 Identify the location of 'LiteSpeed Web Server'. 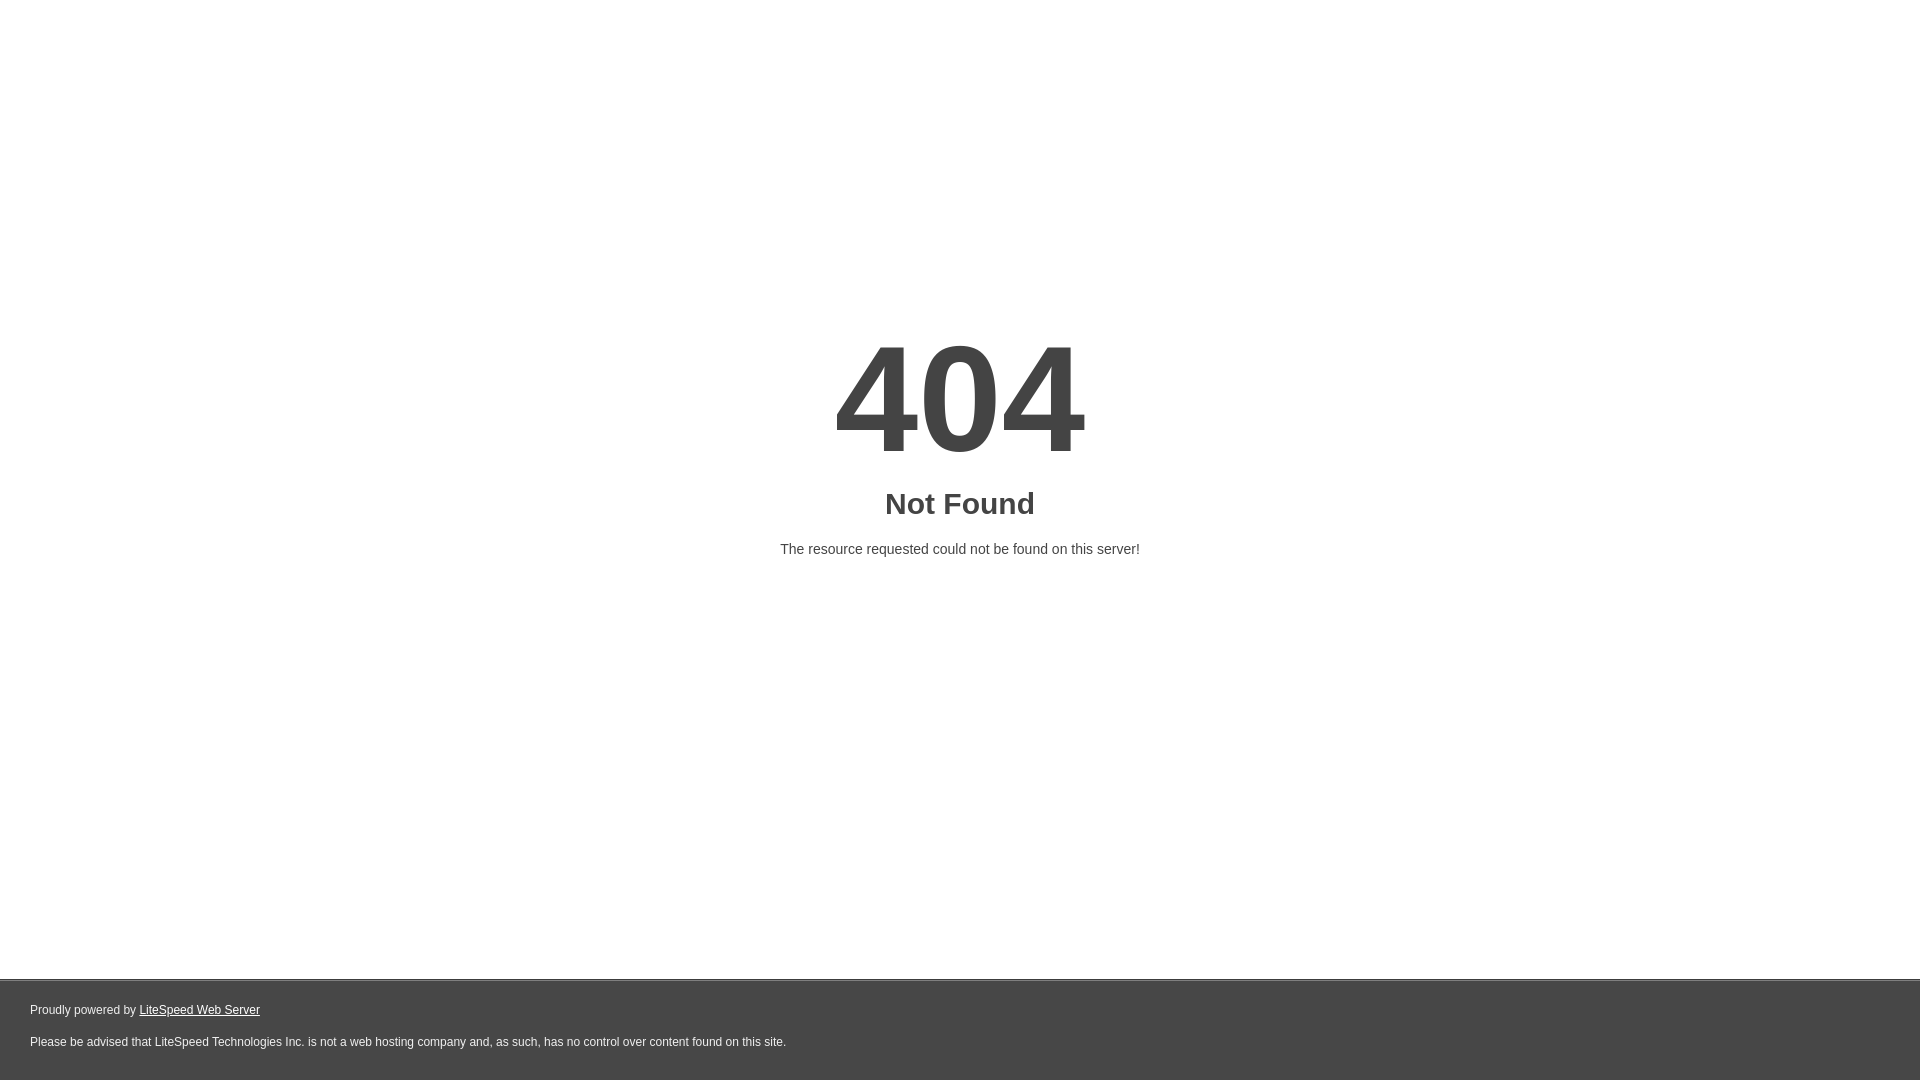
(199, 1010).